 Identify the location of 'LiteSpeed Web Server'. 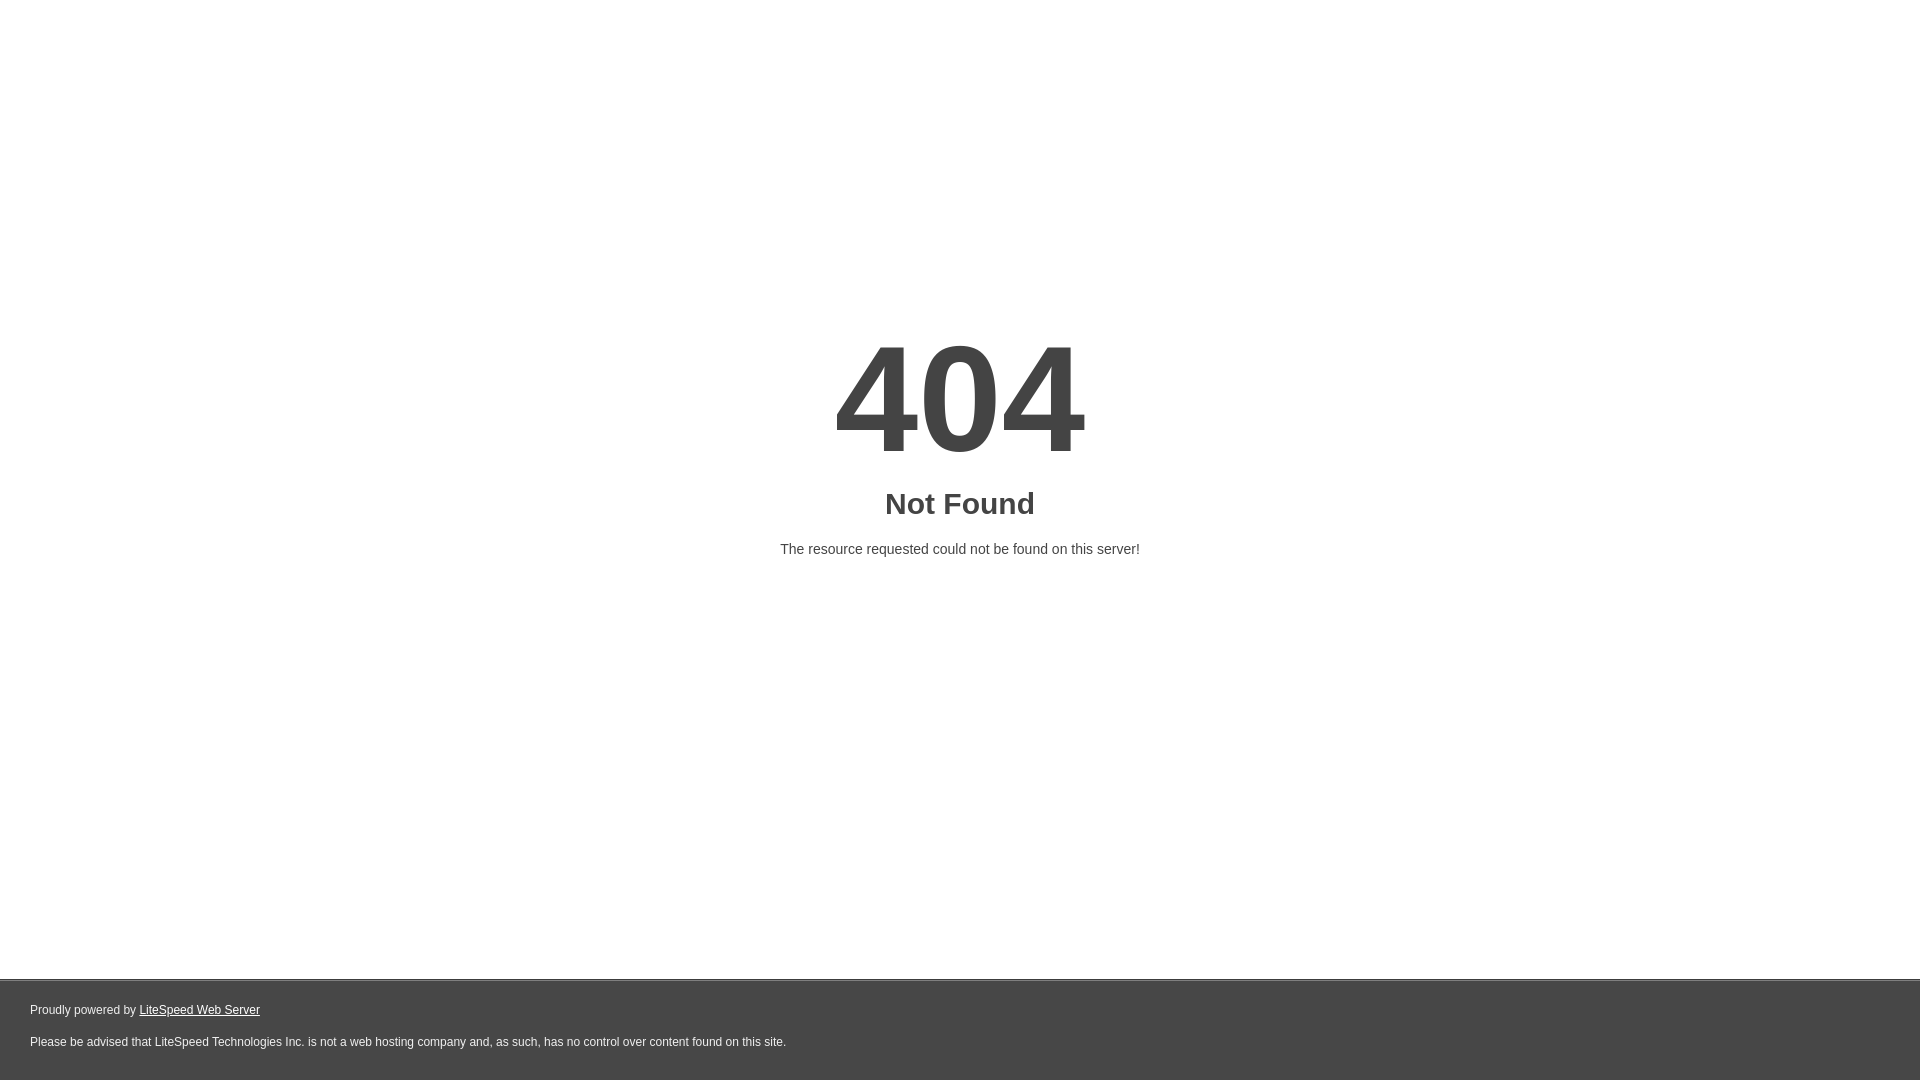
(199, 1010).